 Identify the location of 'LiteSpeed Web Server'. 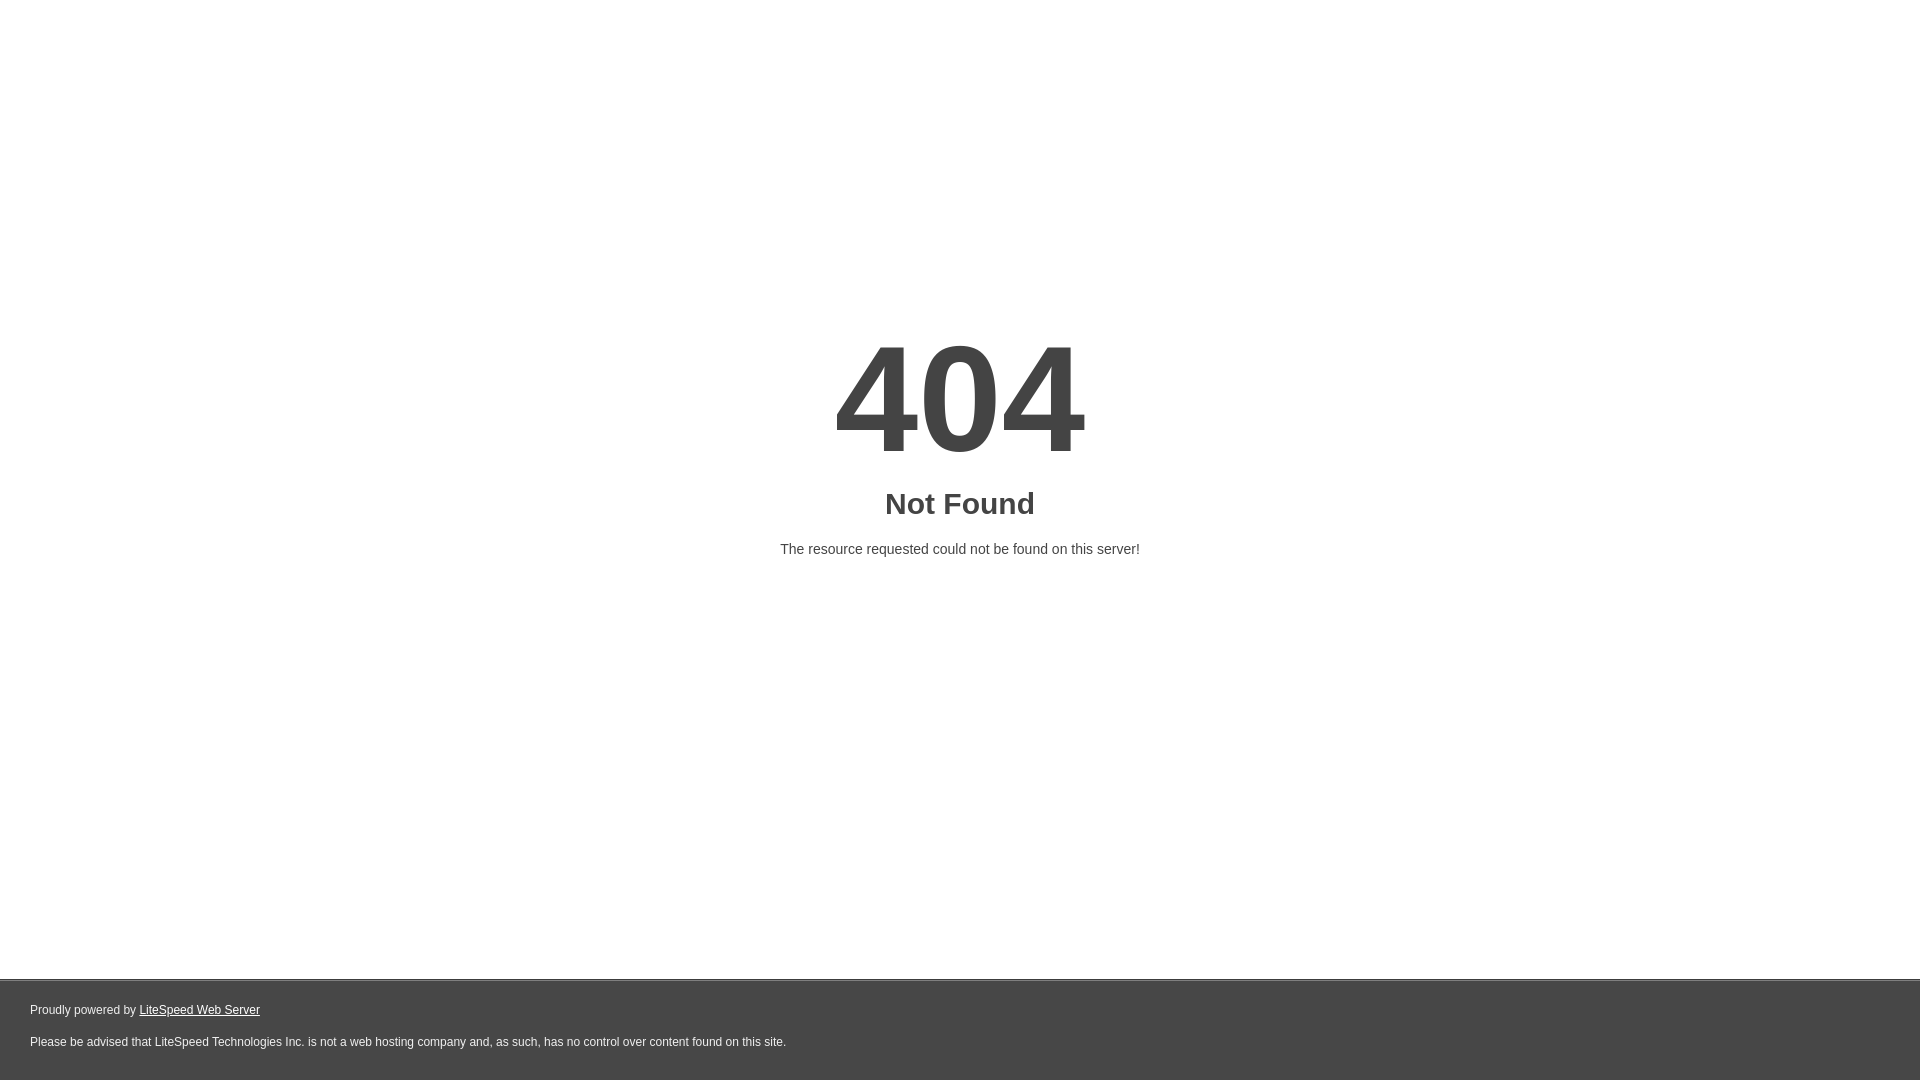
(199, 1010).